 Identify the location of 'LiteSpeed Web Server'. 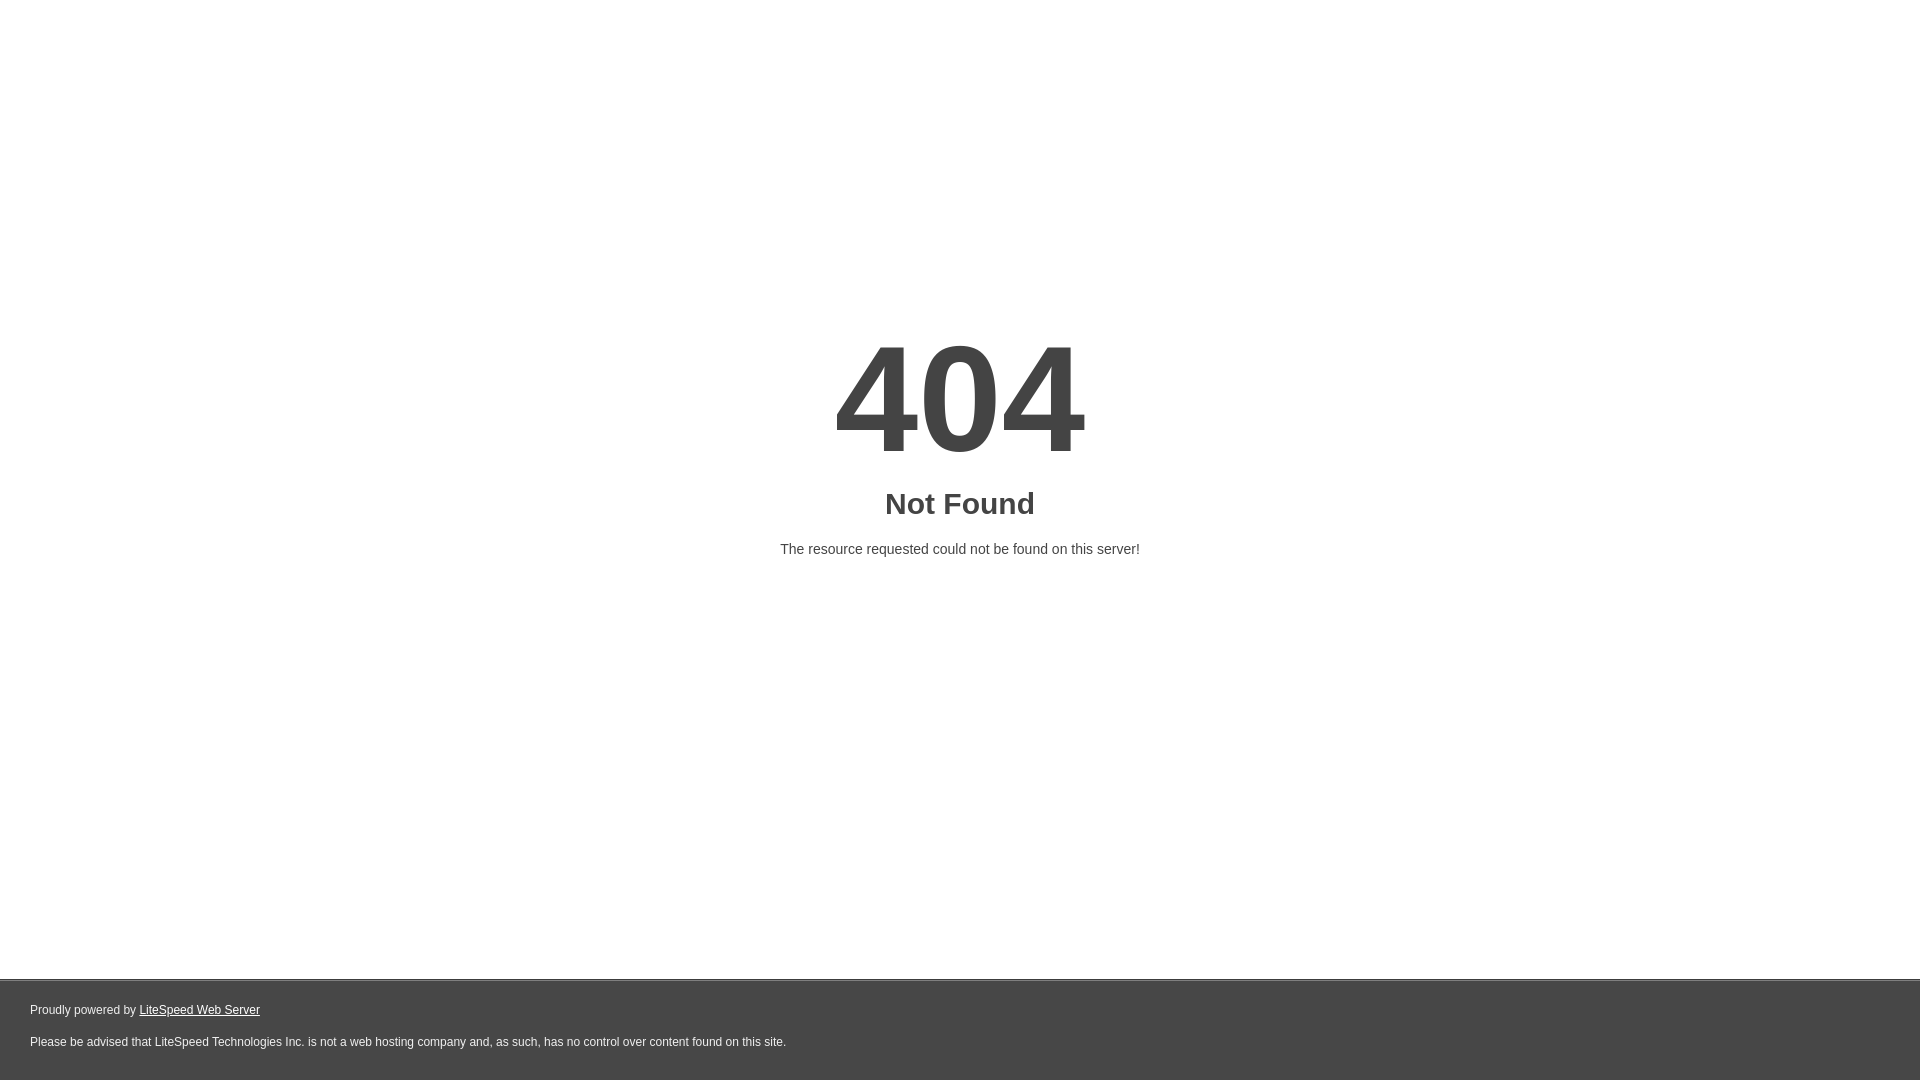
(199, 1010).